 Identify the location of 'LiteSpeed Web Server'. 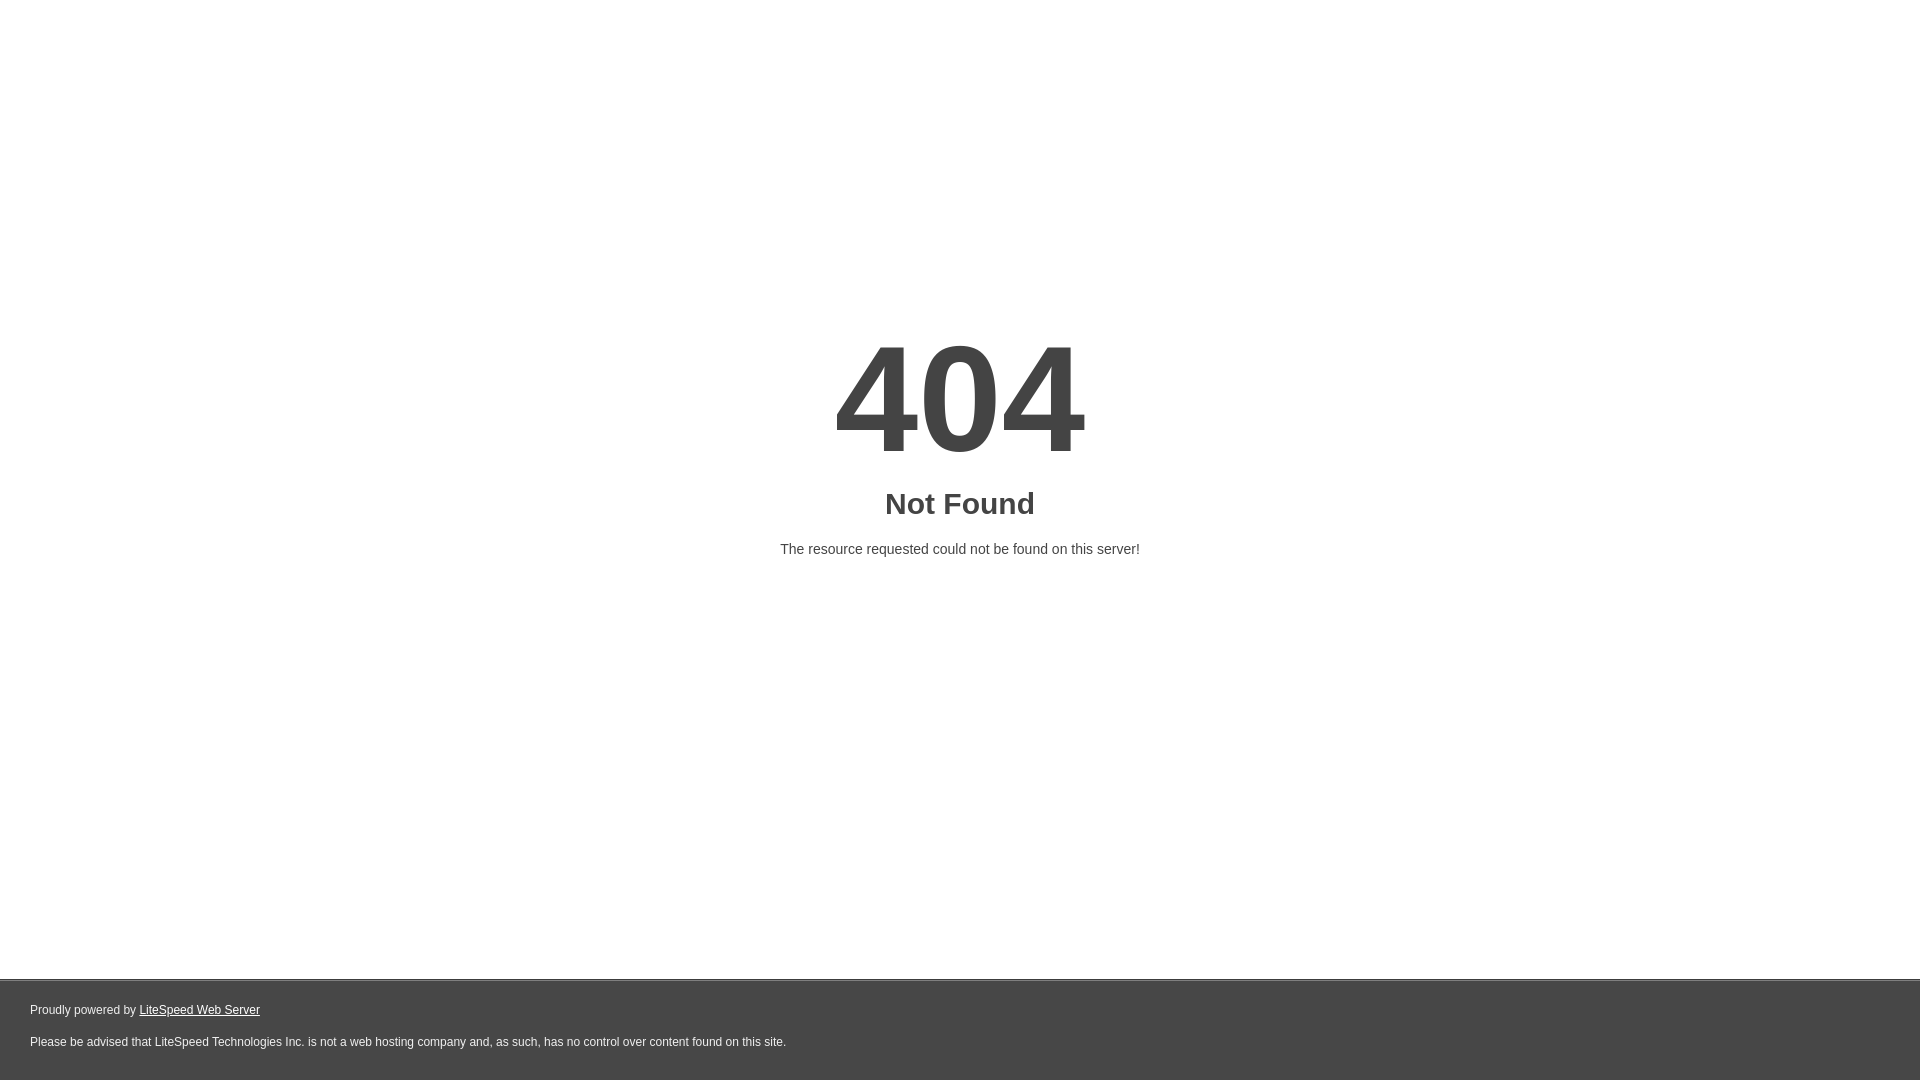
(199, 1010).